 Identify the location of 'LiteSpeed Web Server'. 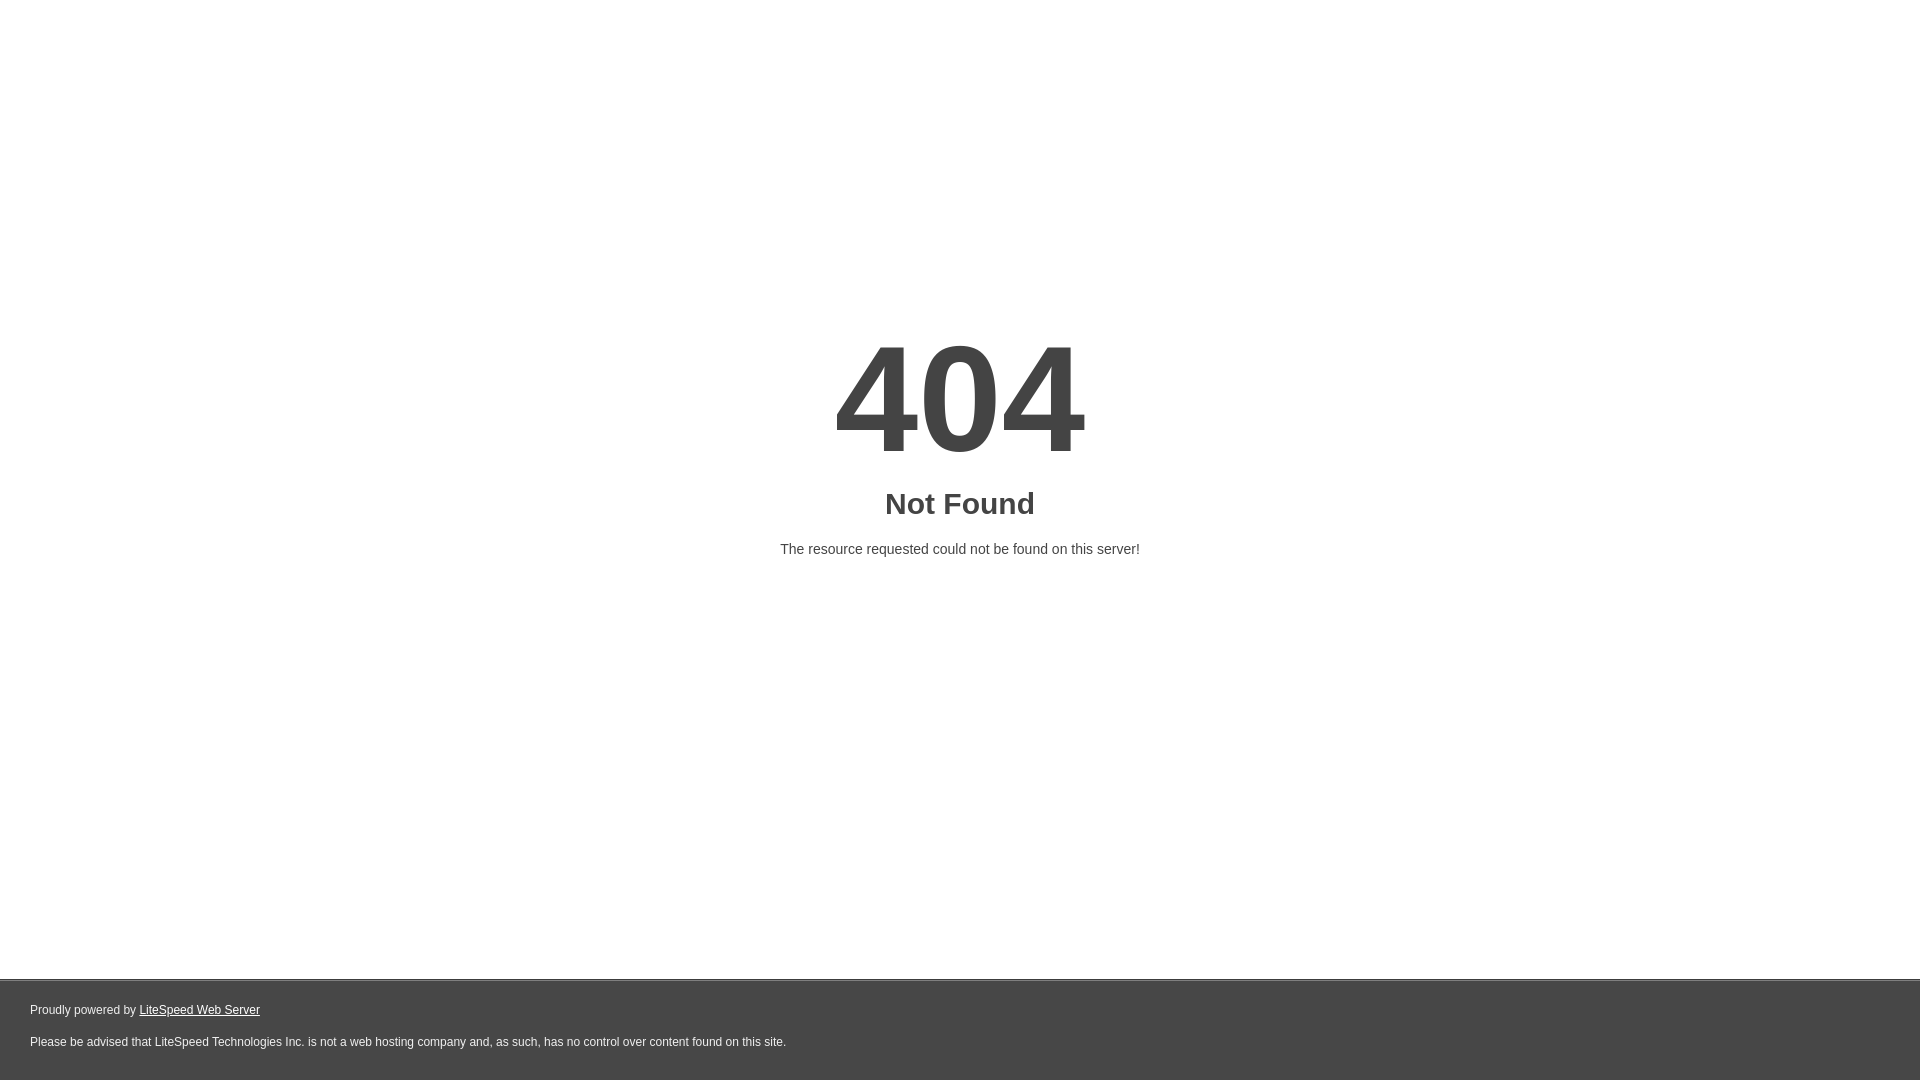
(199, 1010).